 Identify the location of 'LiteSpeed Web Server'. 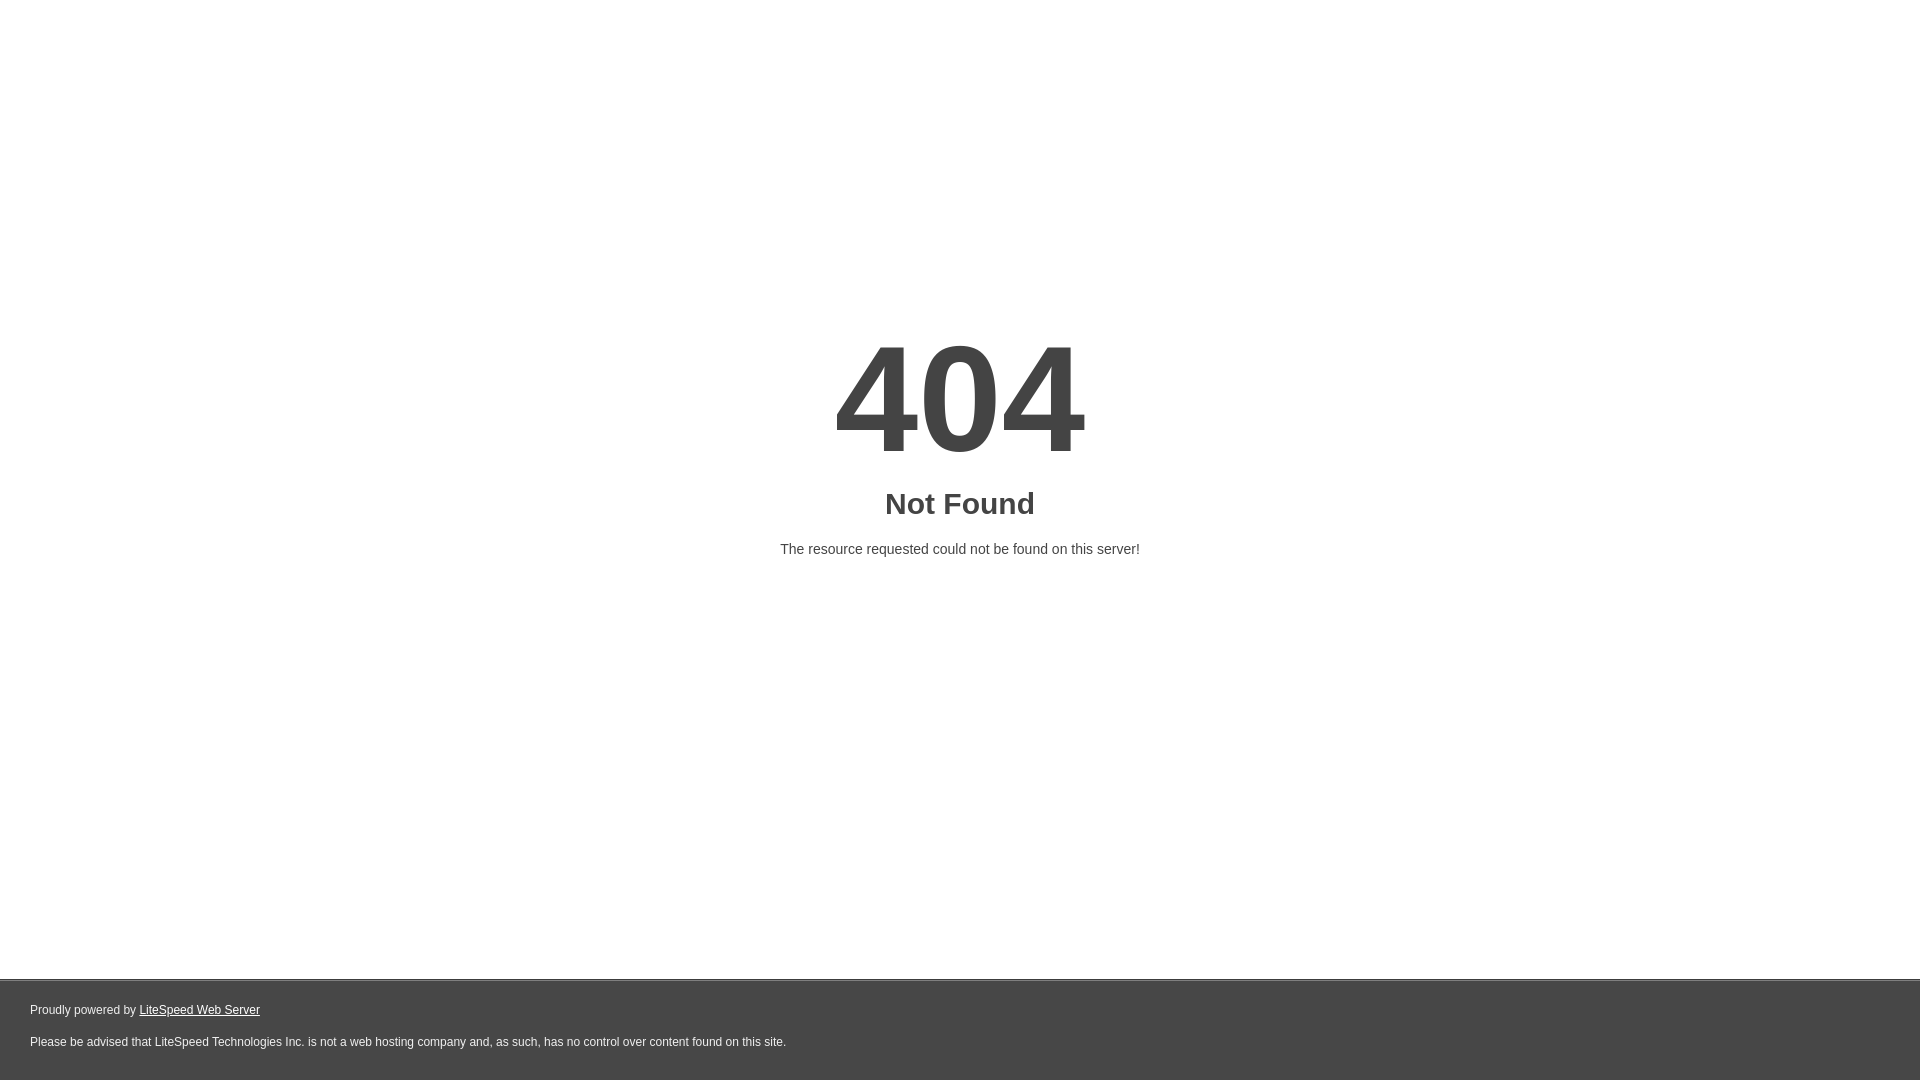
(199, 1010).